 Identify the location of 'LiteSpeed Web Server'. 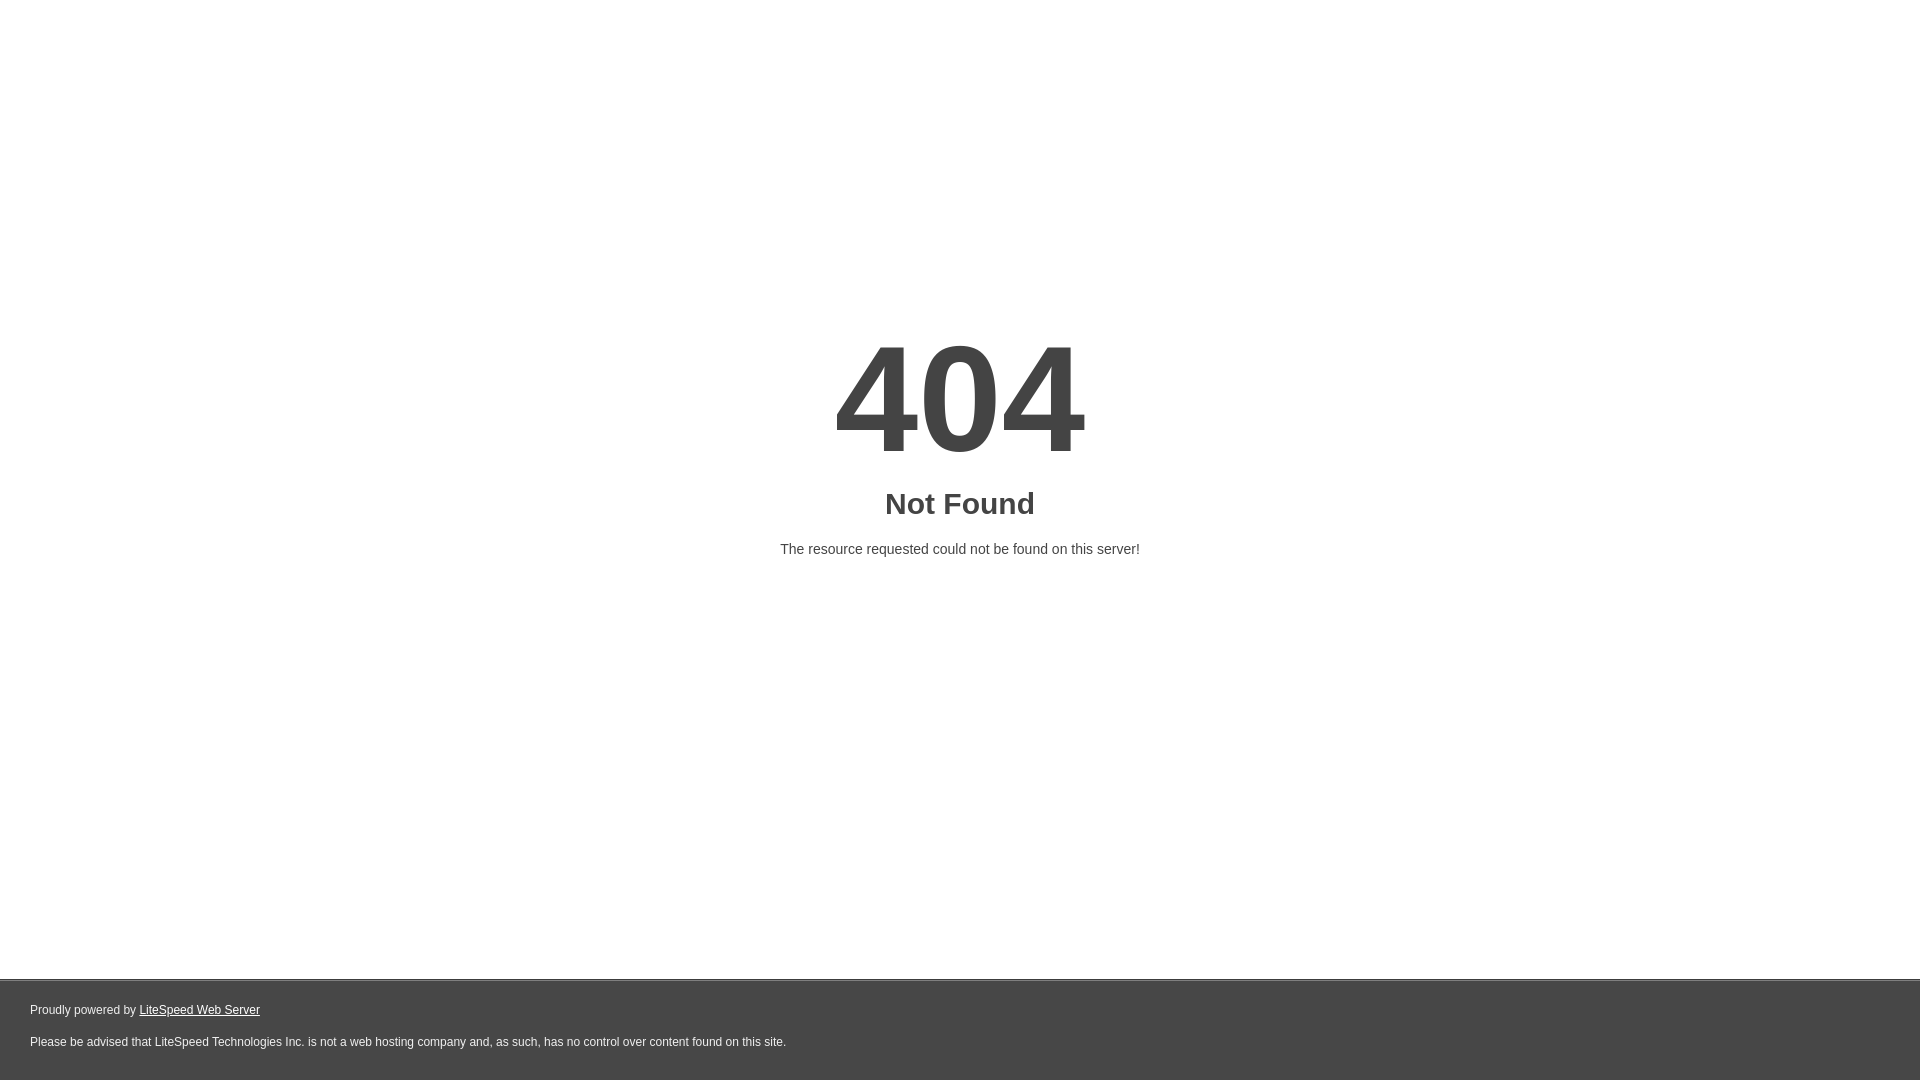
(199, 1010).